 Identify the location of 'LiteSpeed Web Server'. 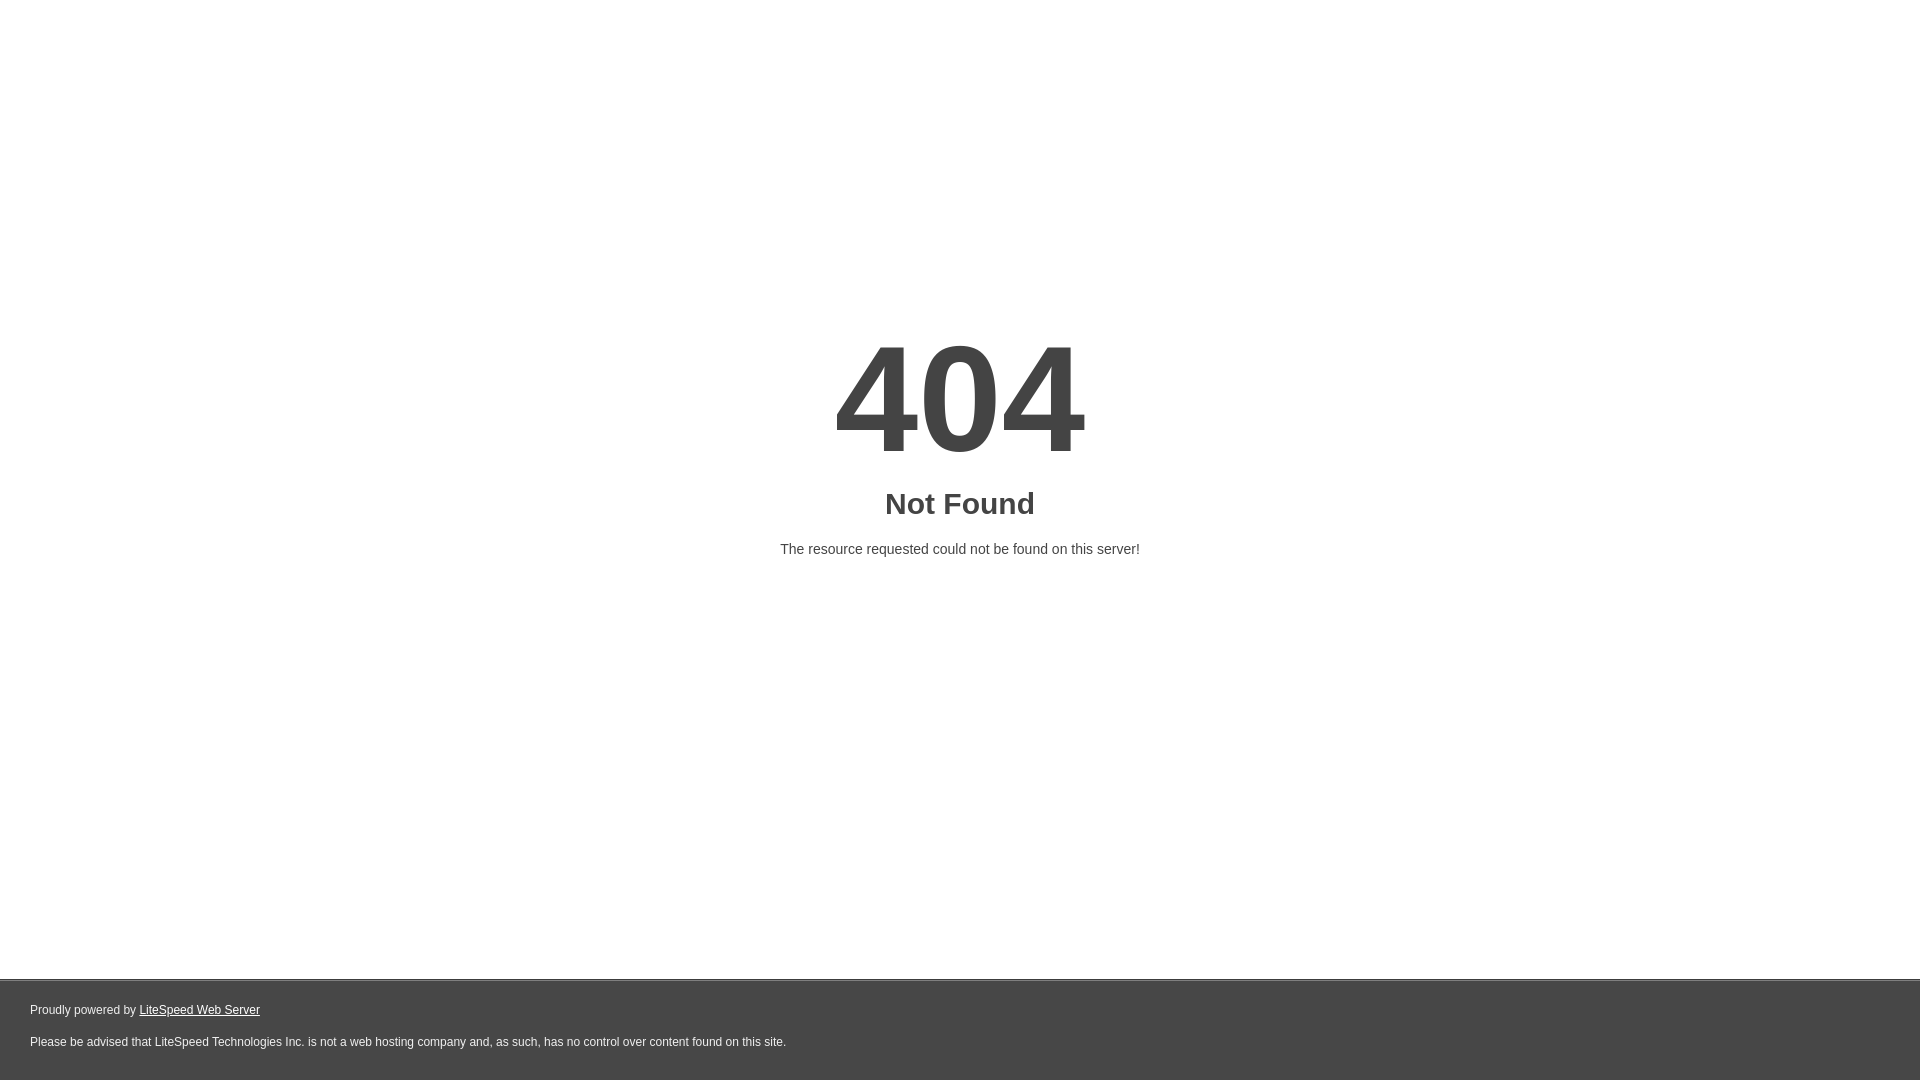
(199, 1010).